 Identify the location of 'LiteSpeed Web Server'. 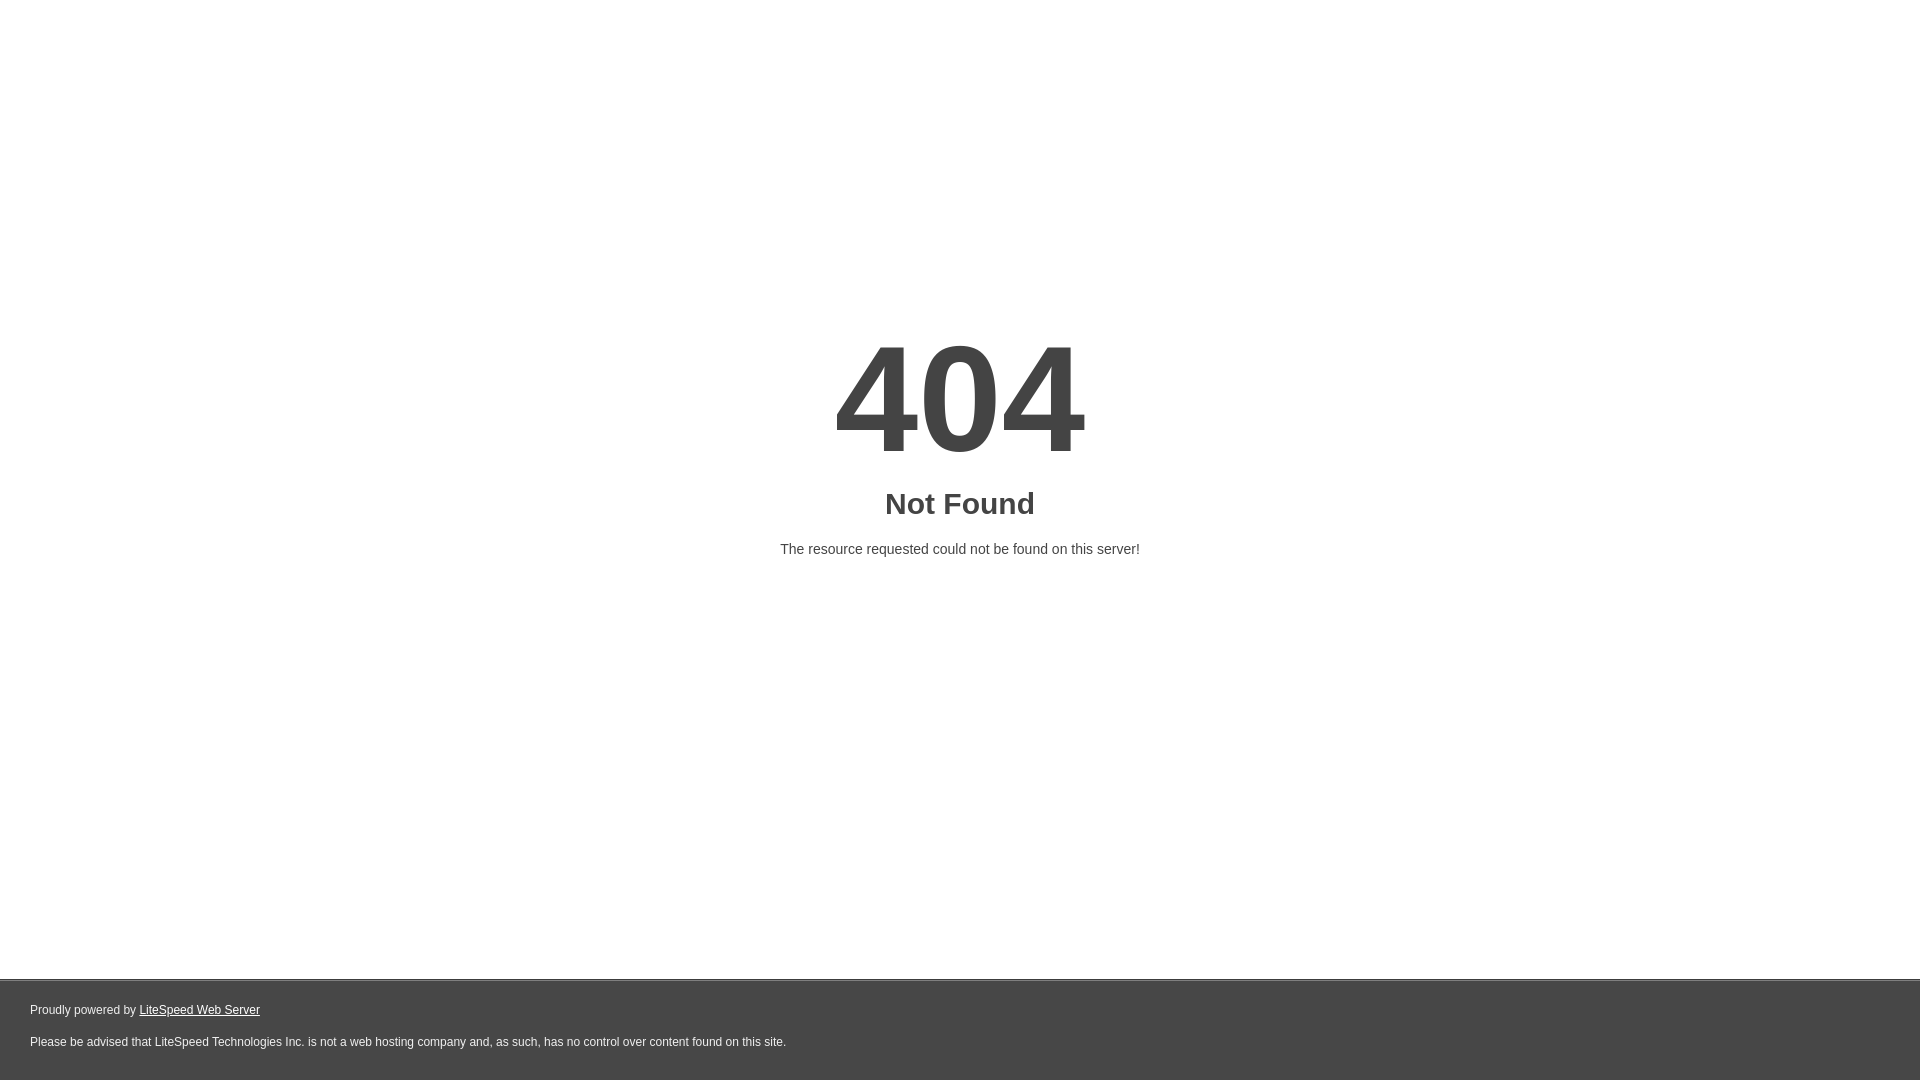
(199, 1010).